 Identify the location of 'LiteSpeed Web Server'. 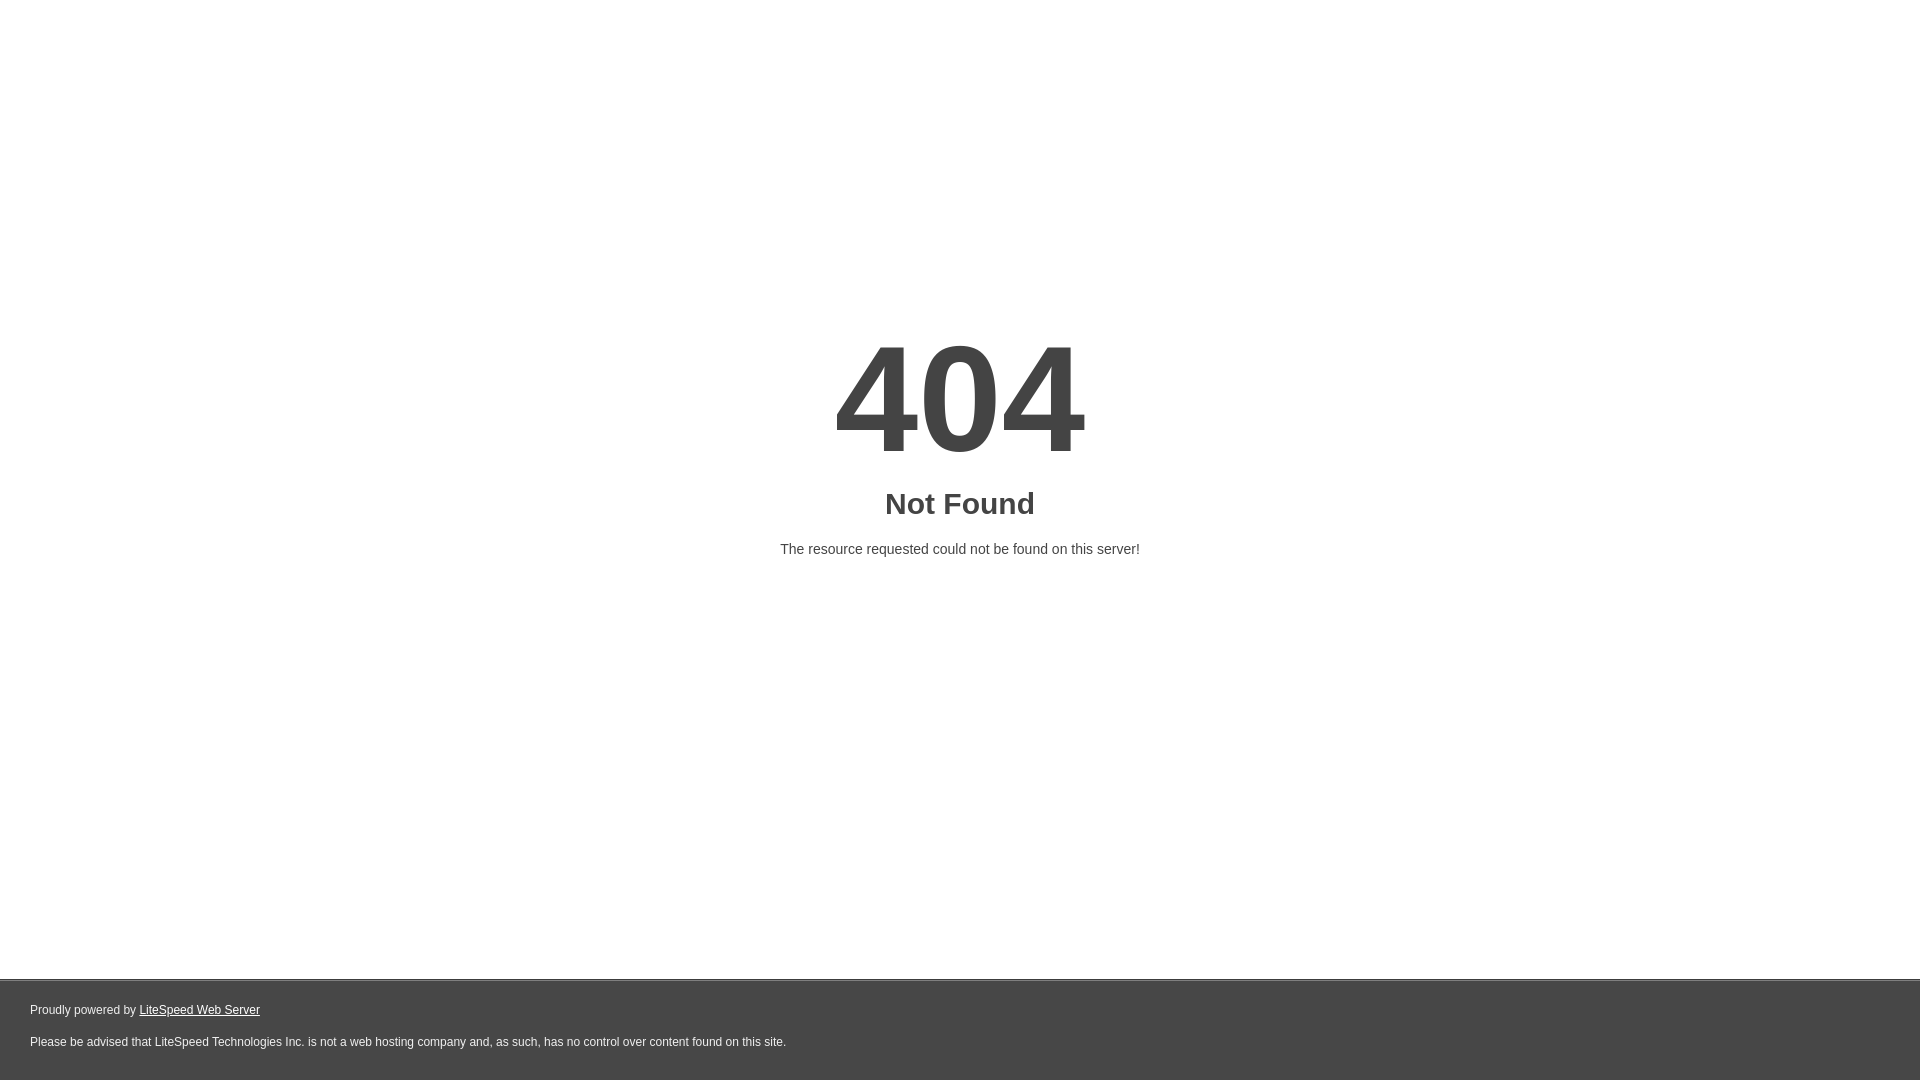
(199, 1010).